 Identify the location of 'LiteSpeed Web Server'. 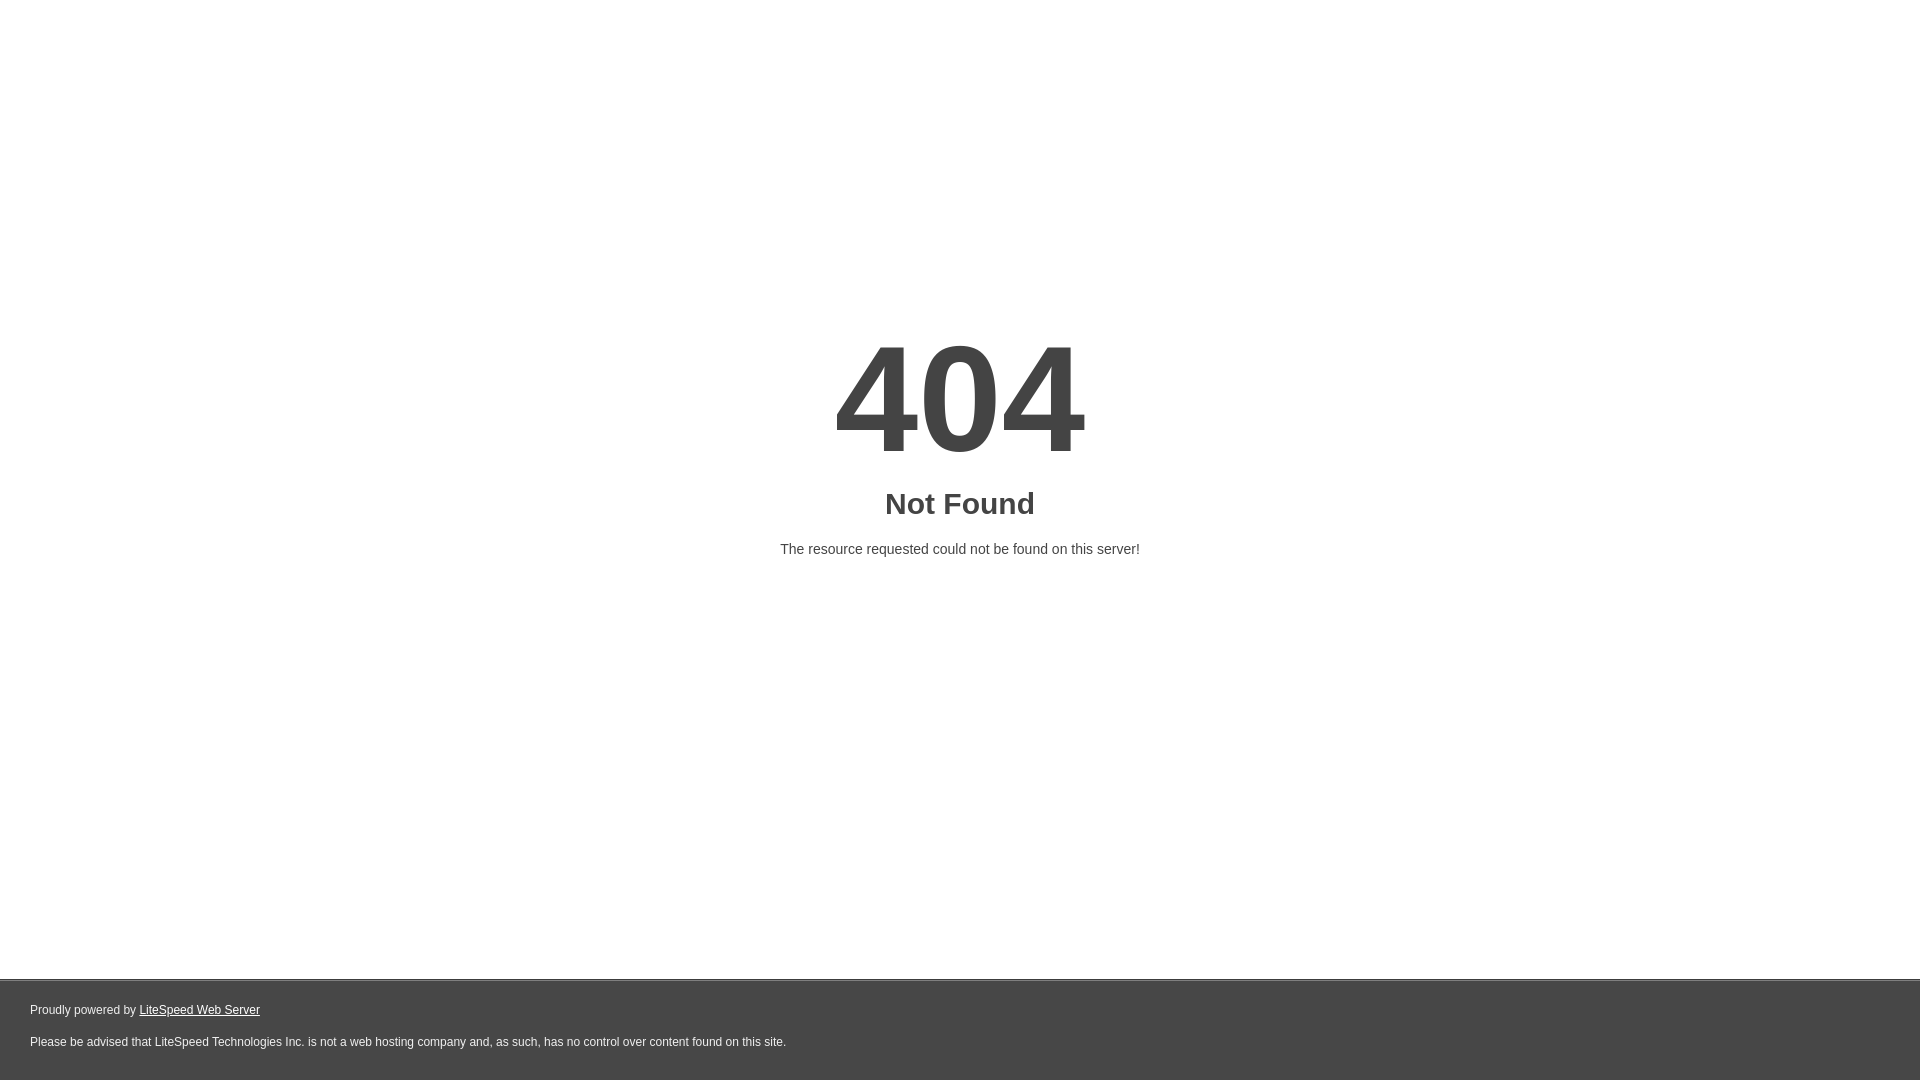
(199, 1010).